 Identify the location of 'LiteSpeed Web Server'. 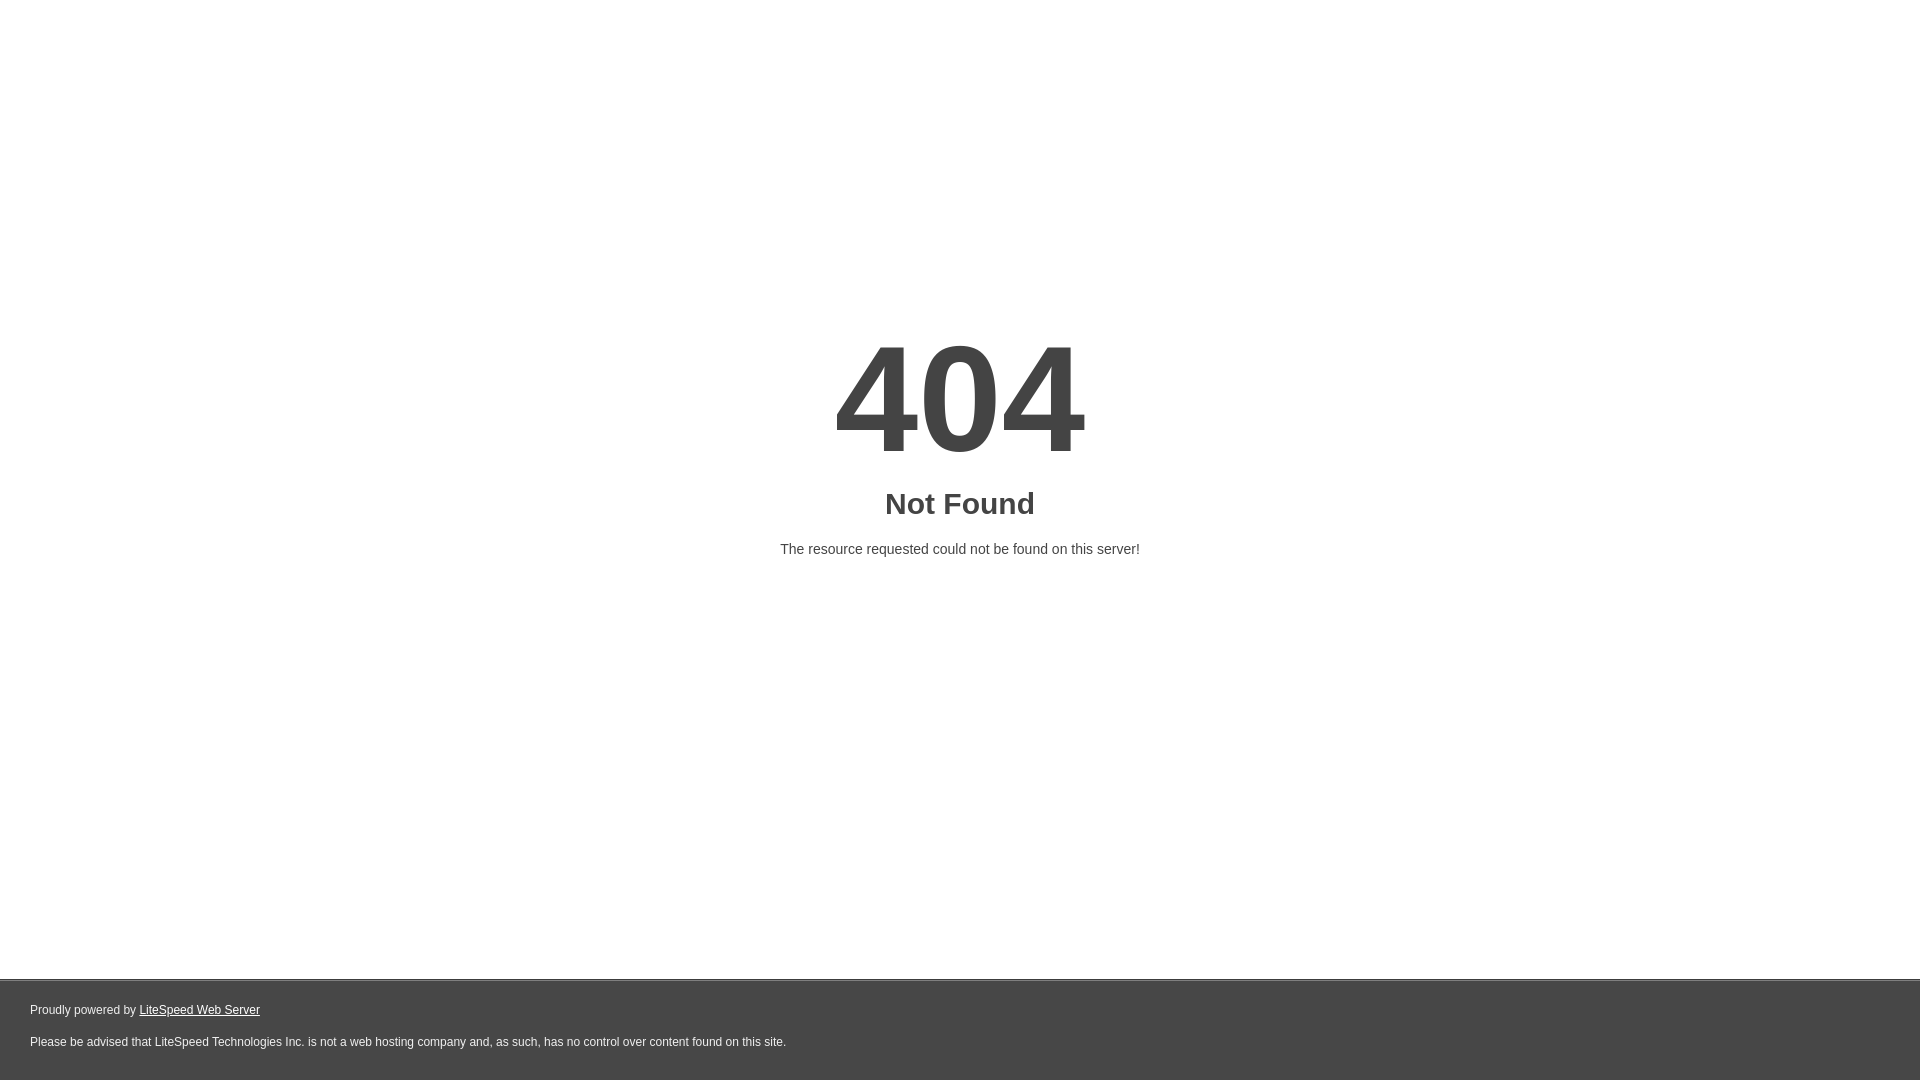
(199, 1010).